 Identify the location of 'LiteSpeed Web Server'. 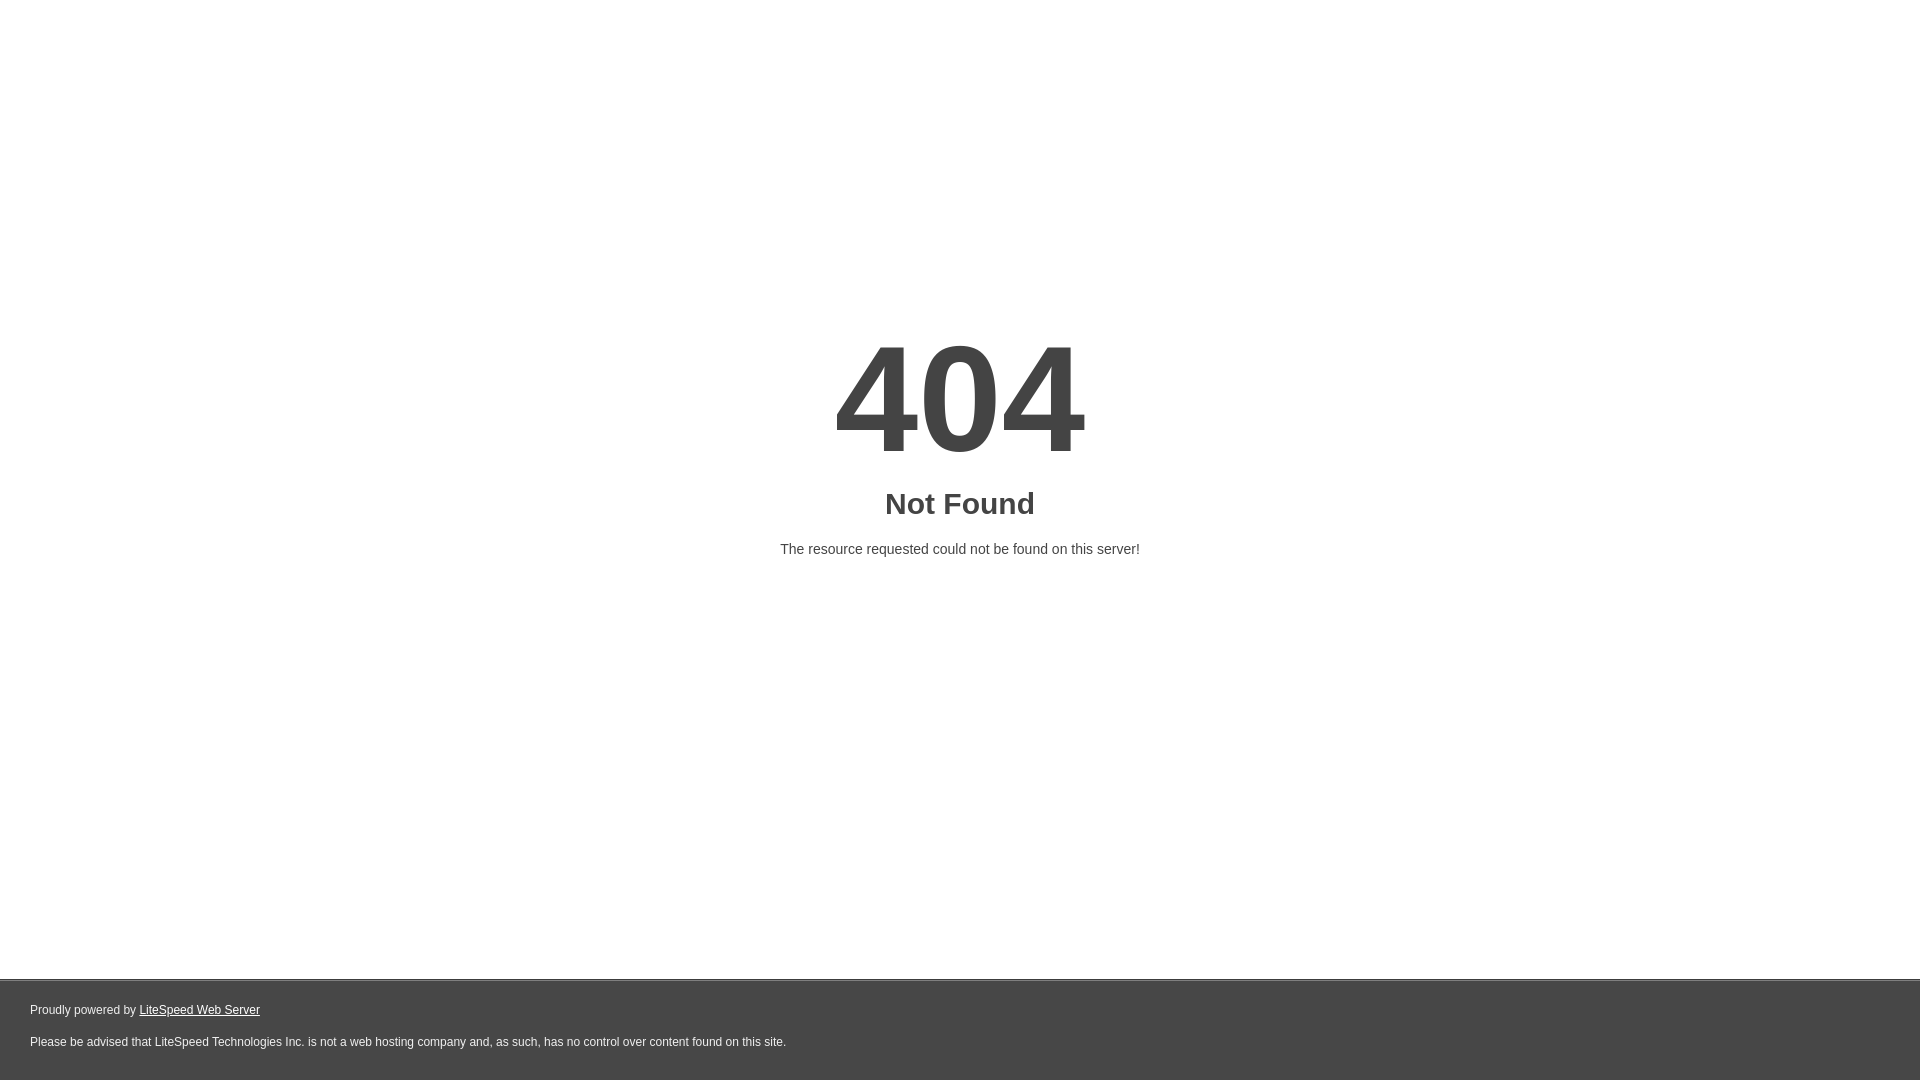
(199, 1010).